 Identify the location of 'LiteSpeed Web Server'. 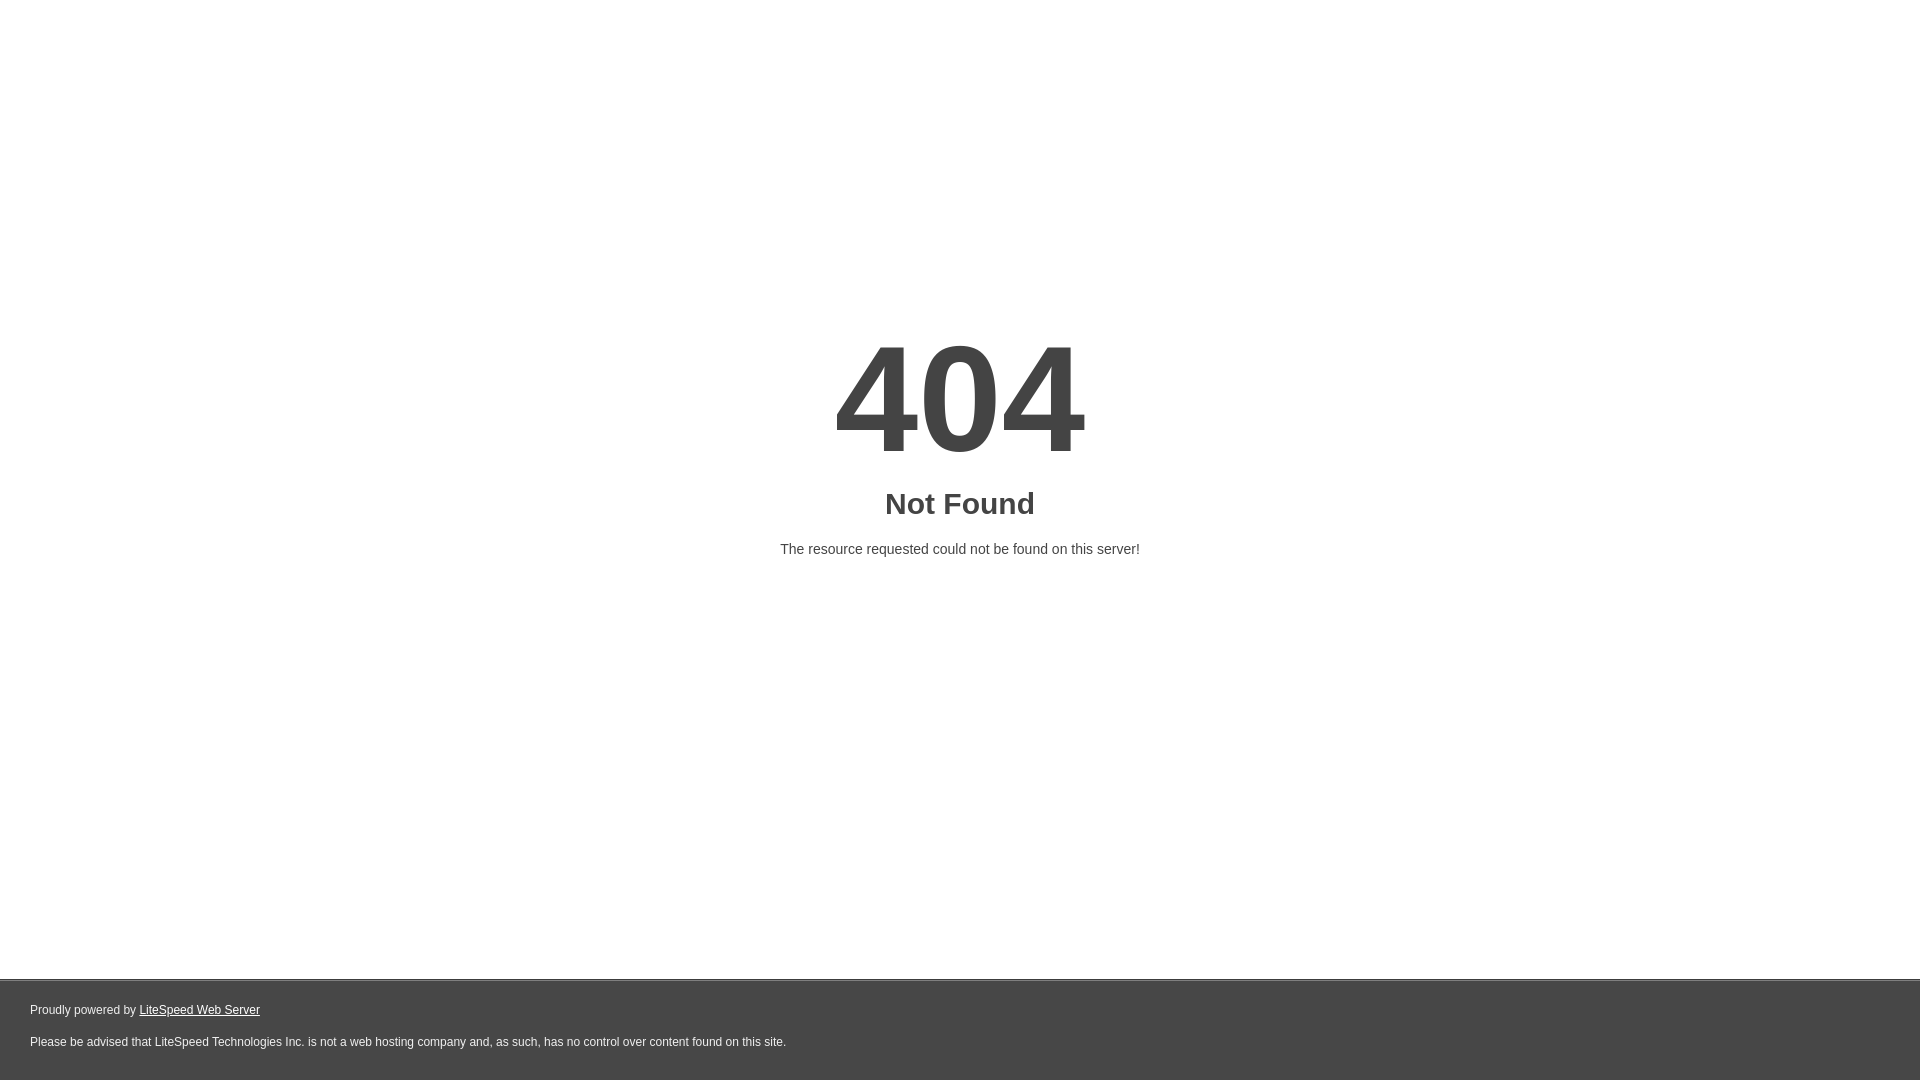
(199, 1010).